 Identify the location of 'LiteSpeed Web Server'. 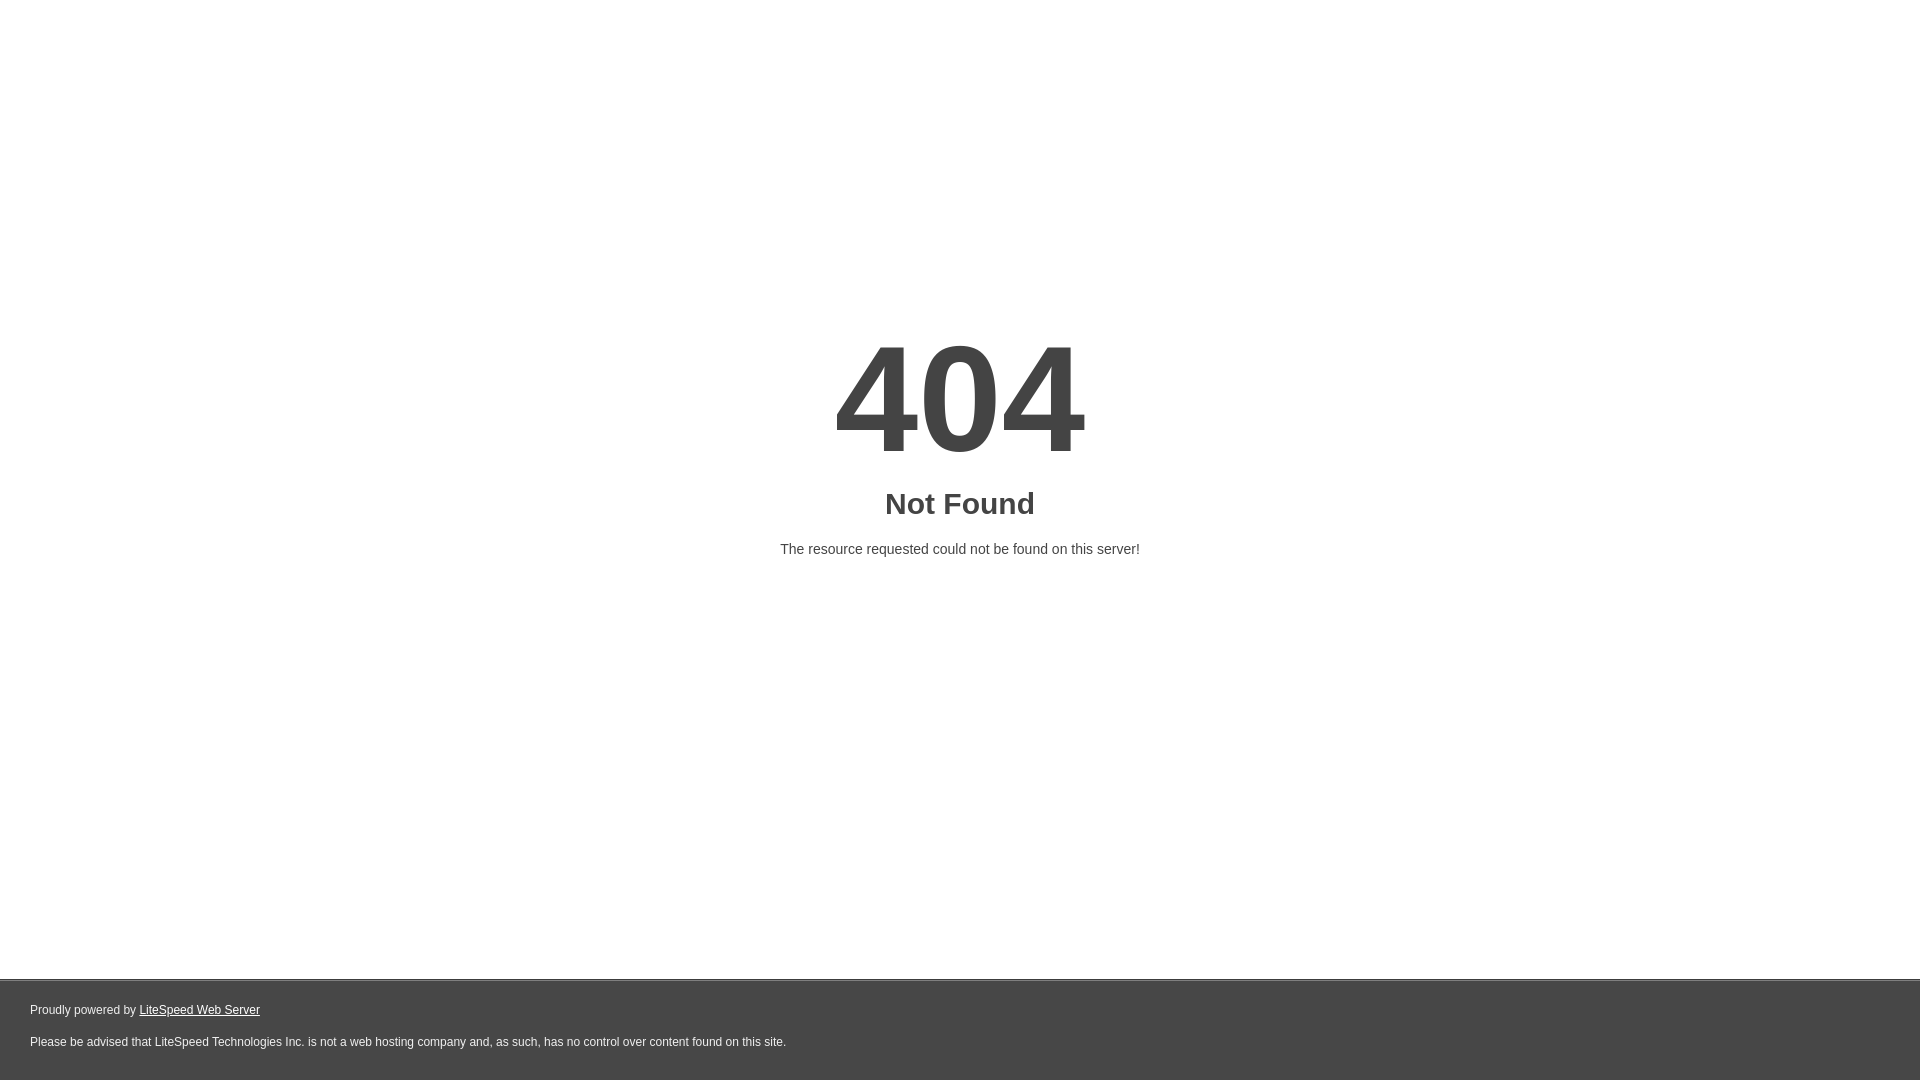
(199, 1010).